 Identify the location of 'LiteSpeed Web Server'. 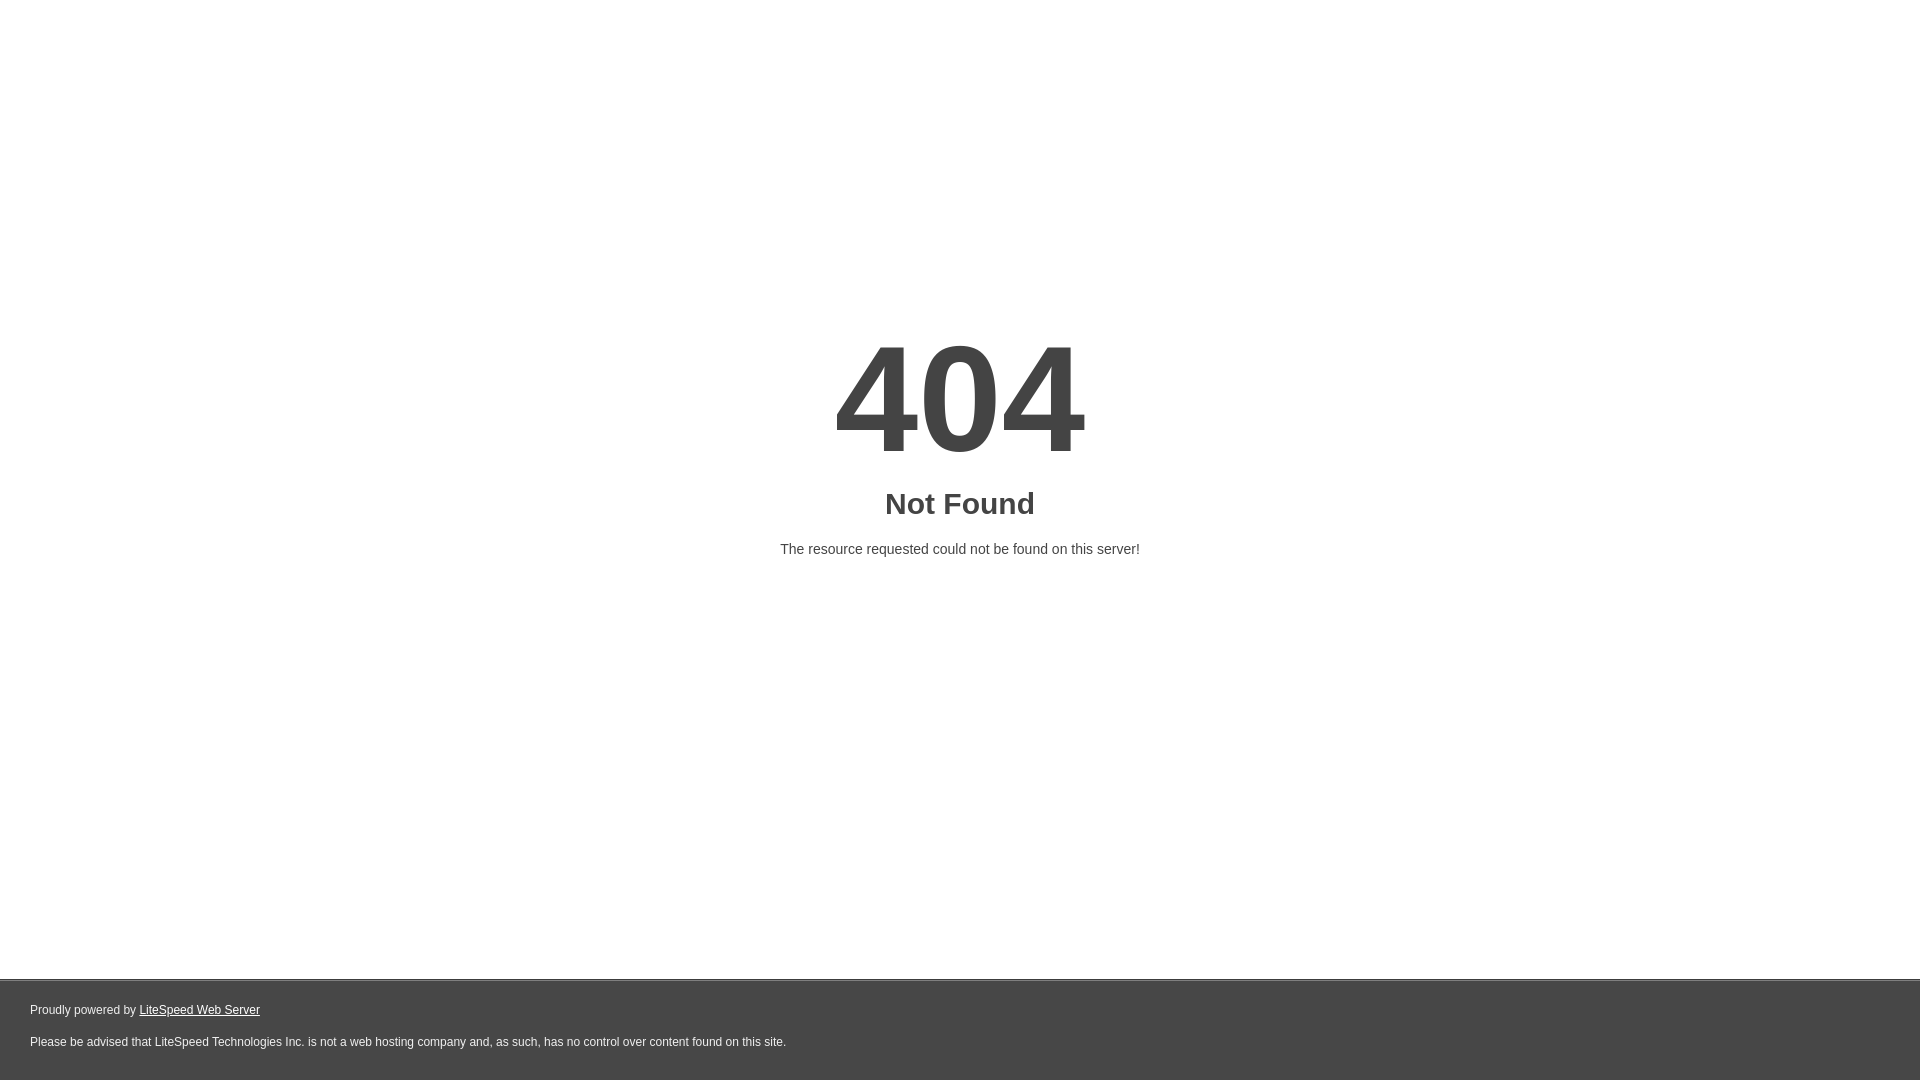
(199, 1010).